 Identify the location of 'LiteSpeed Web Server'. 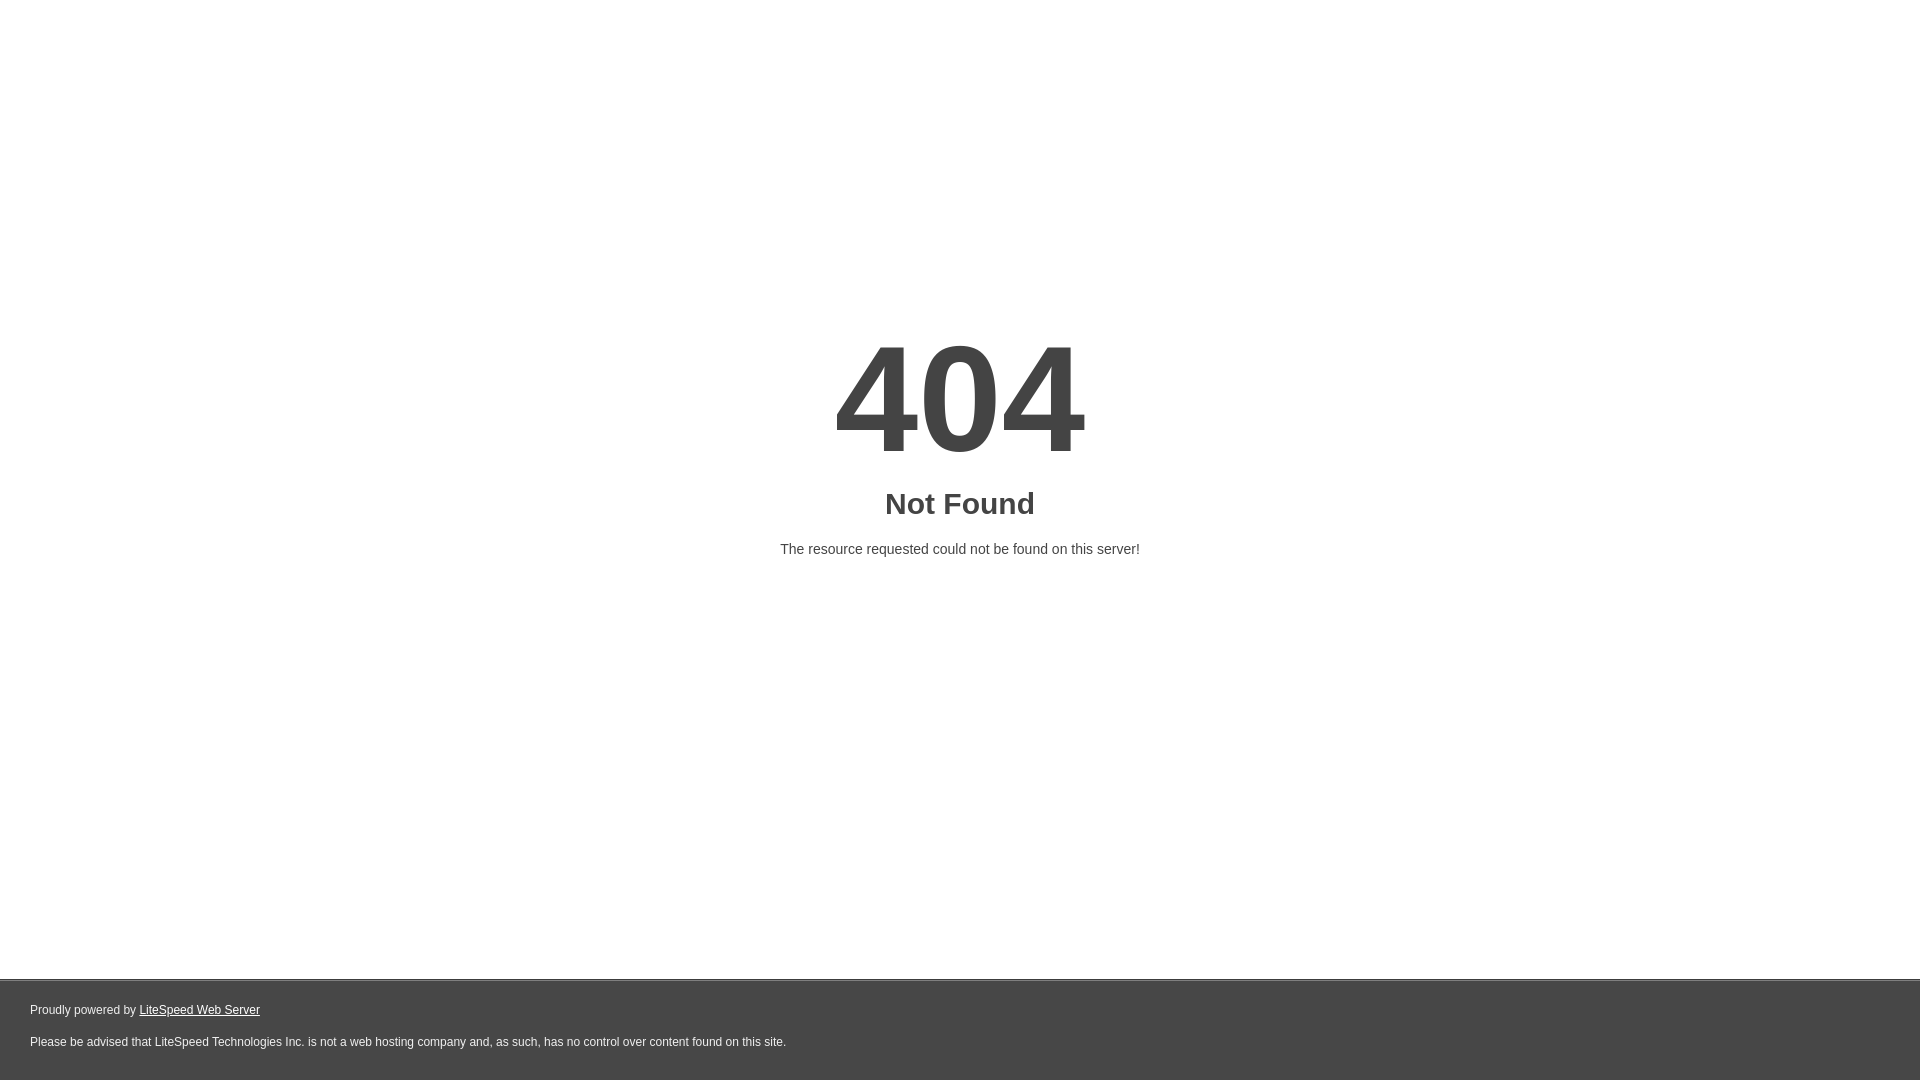
(199, 1010).